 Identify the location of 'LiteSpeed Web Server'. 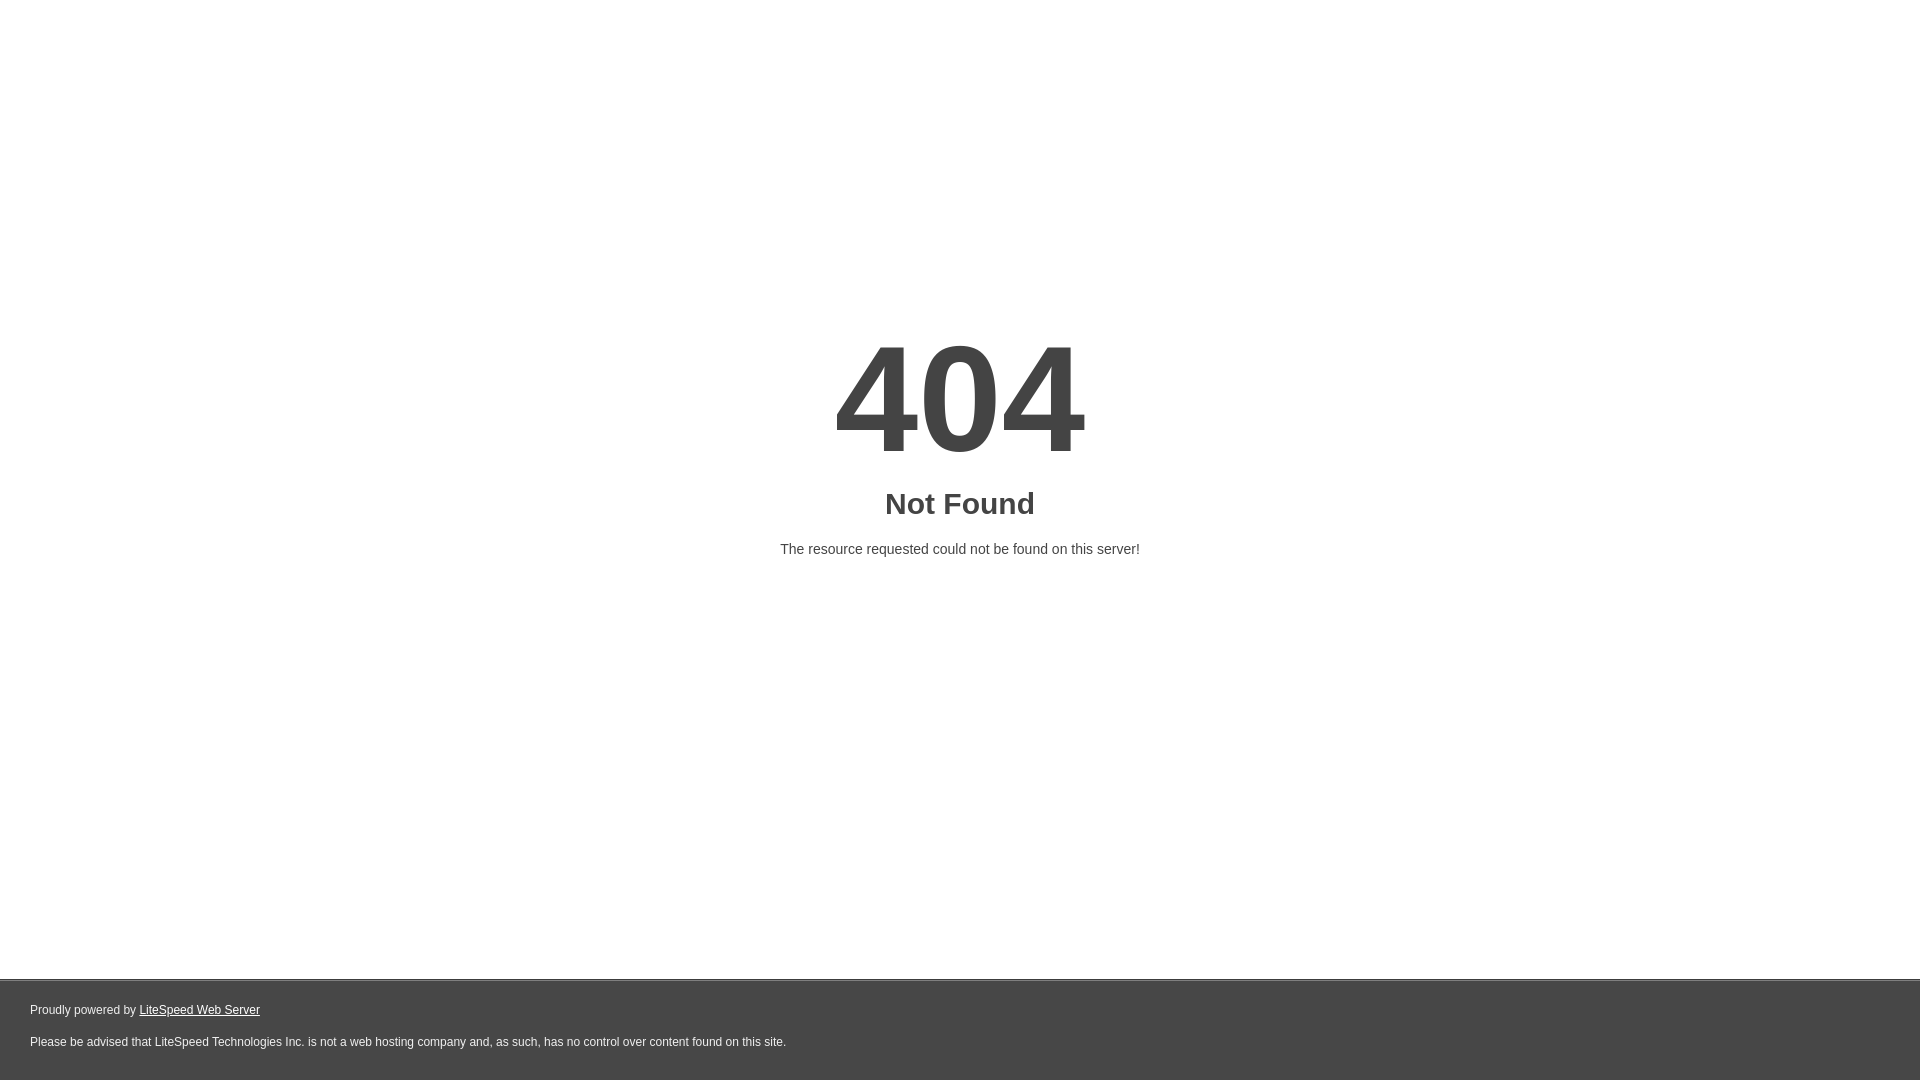
(199, 1010).